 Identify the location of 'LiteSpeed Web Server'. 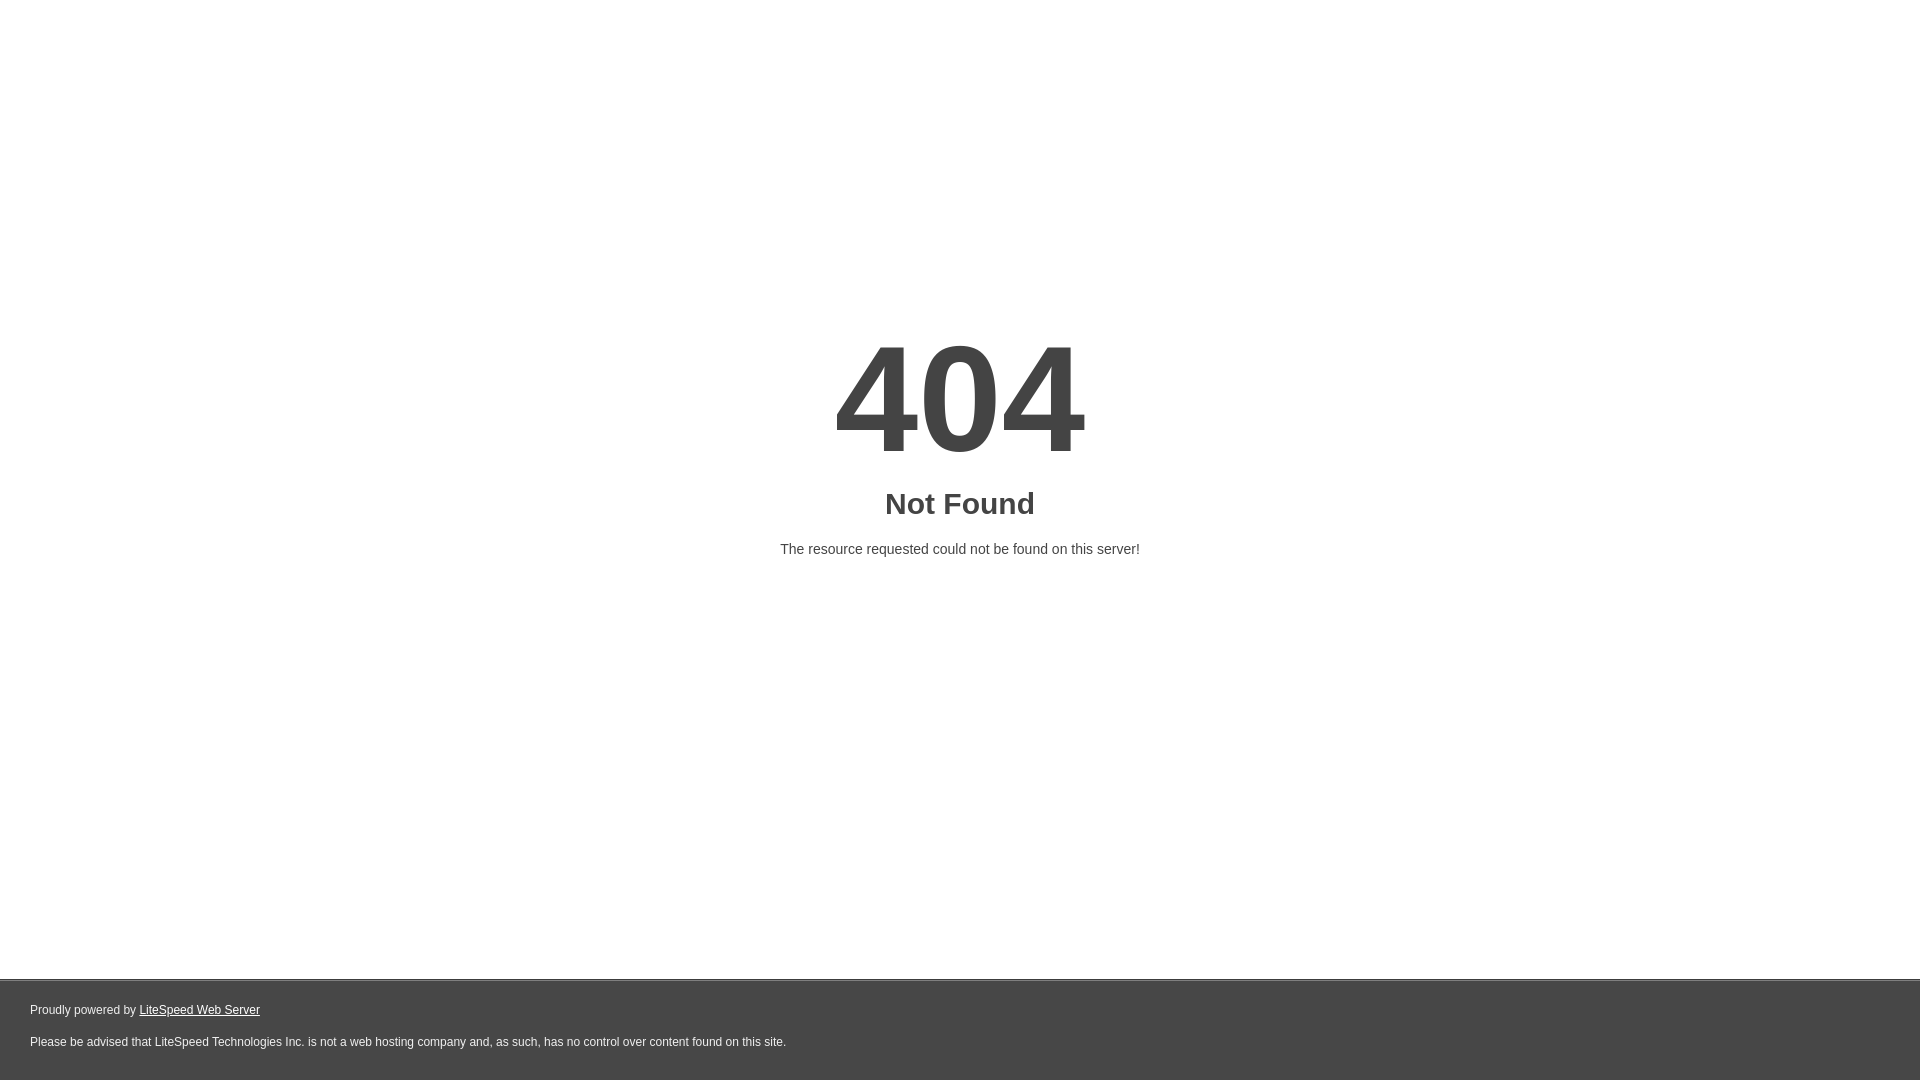
(199, 1010).